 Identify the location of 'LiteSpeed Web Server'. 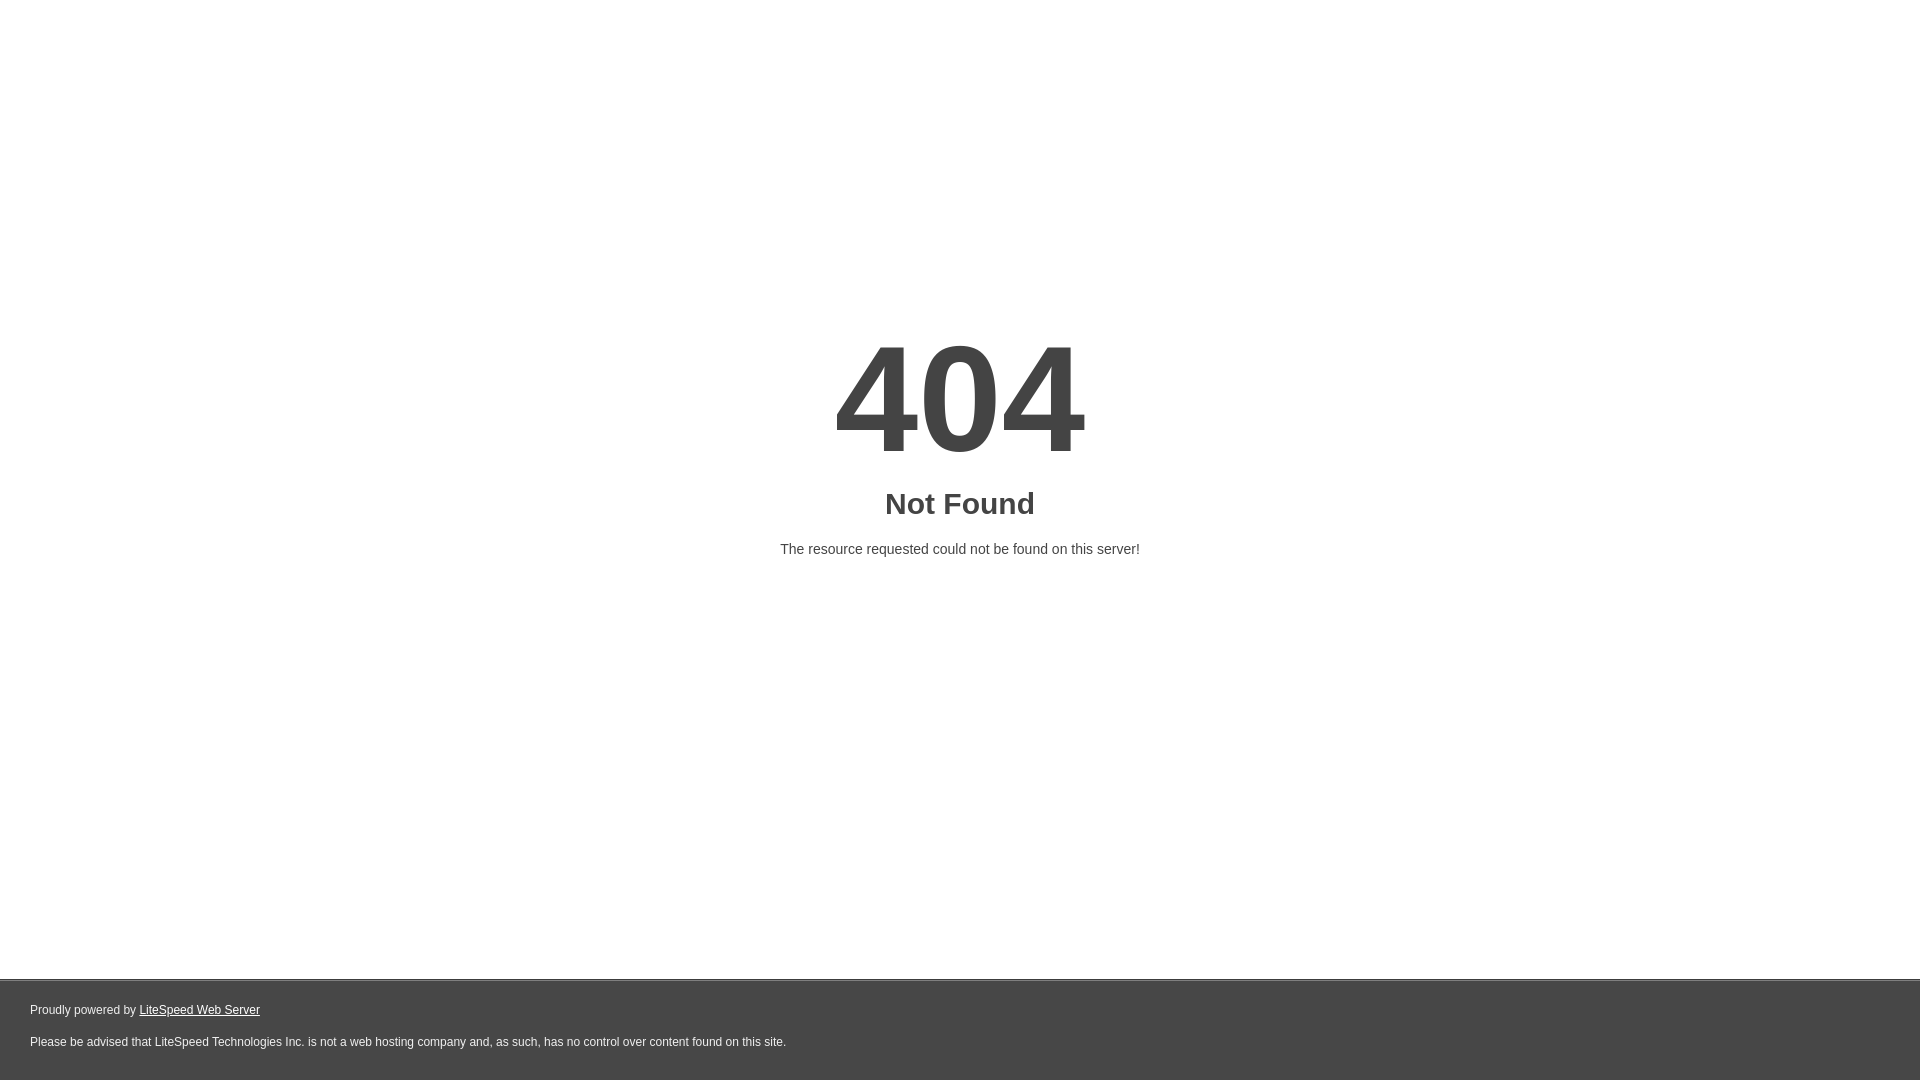
(199, 1010).